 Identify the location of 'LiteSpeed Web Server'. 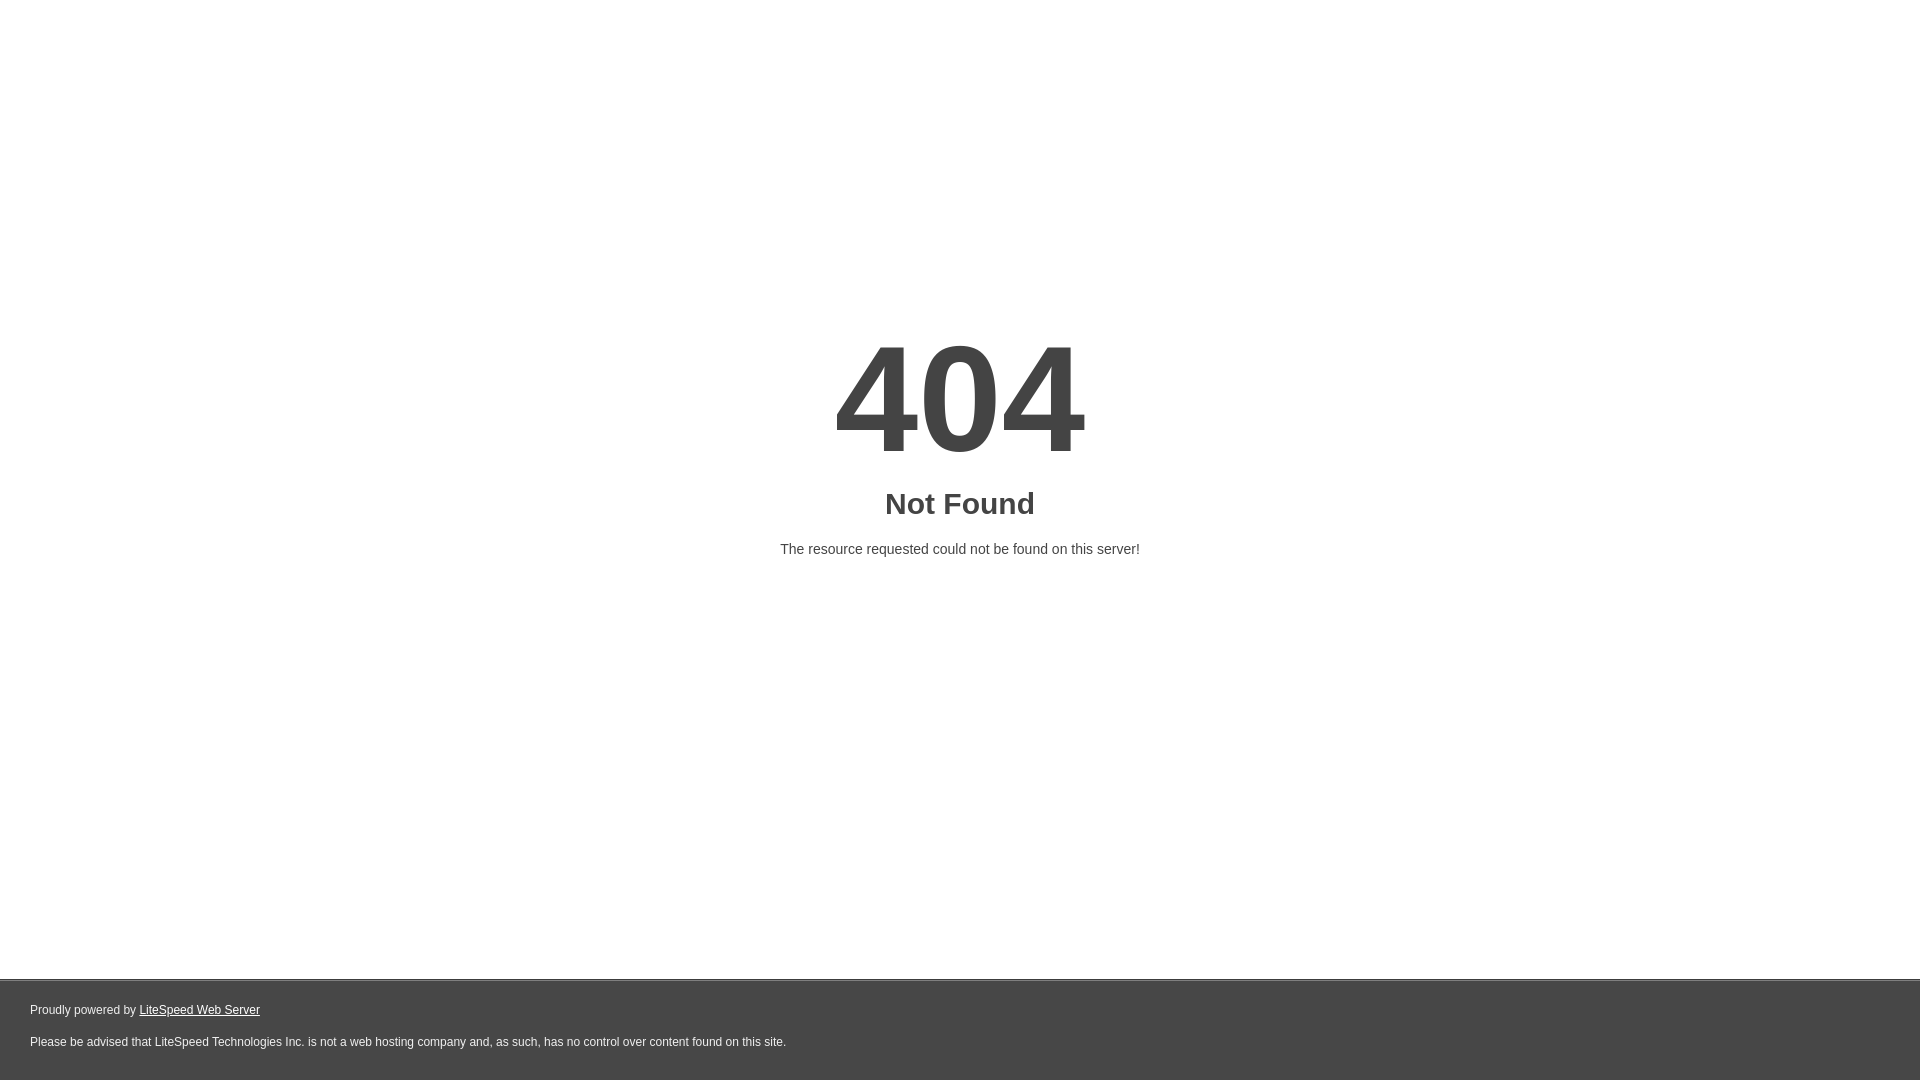
(199, 1010).